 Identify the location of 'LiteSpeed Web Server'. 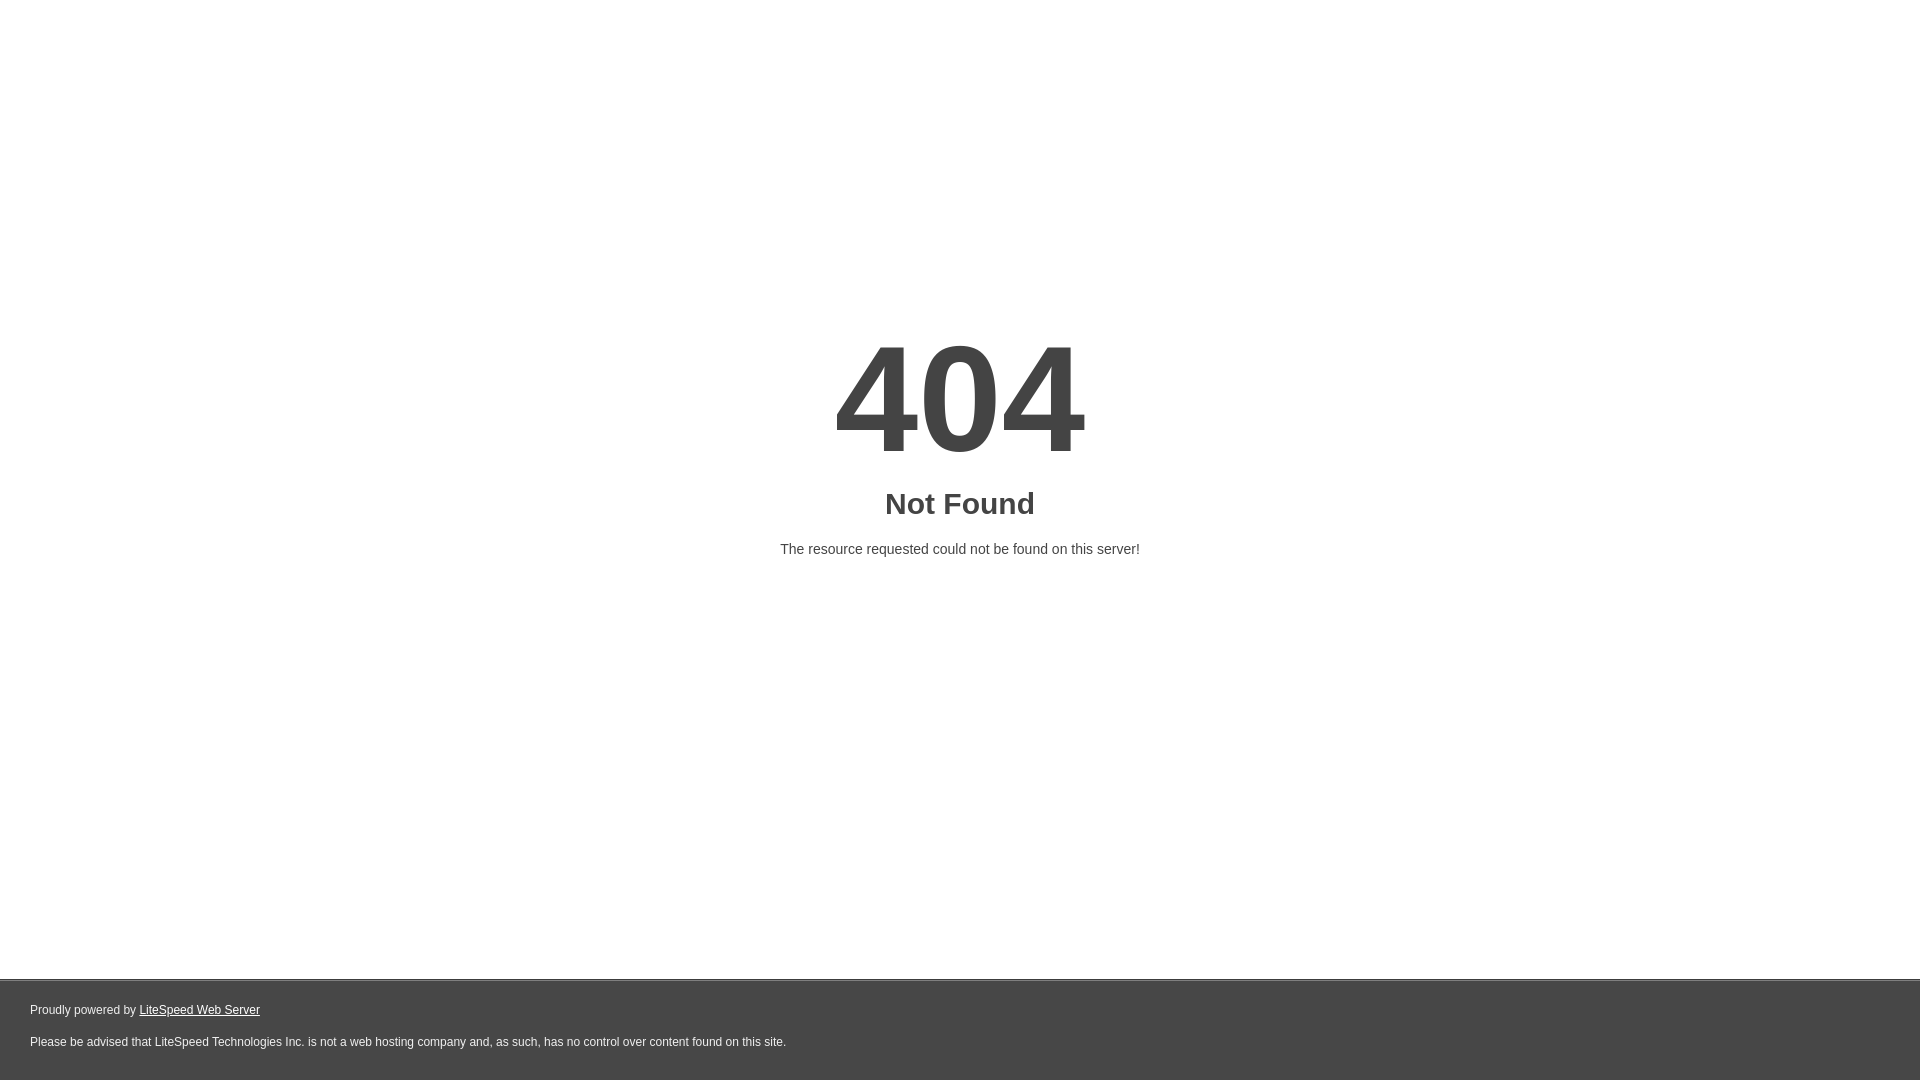
(199, 1010).